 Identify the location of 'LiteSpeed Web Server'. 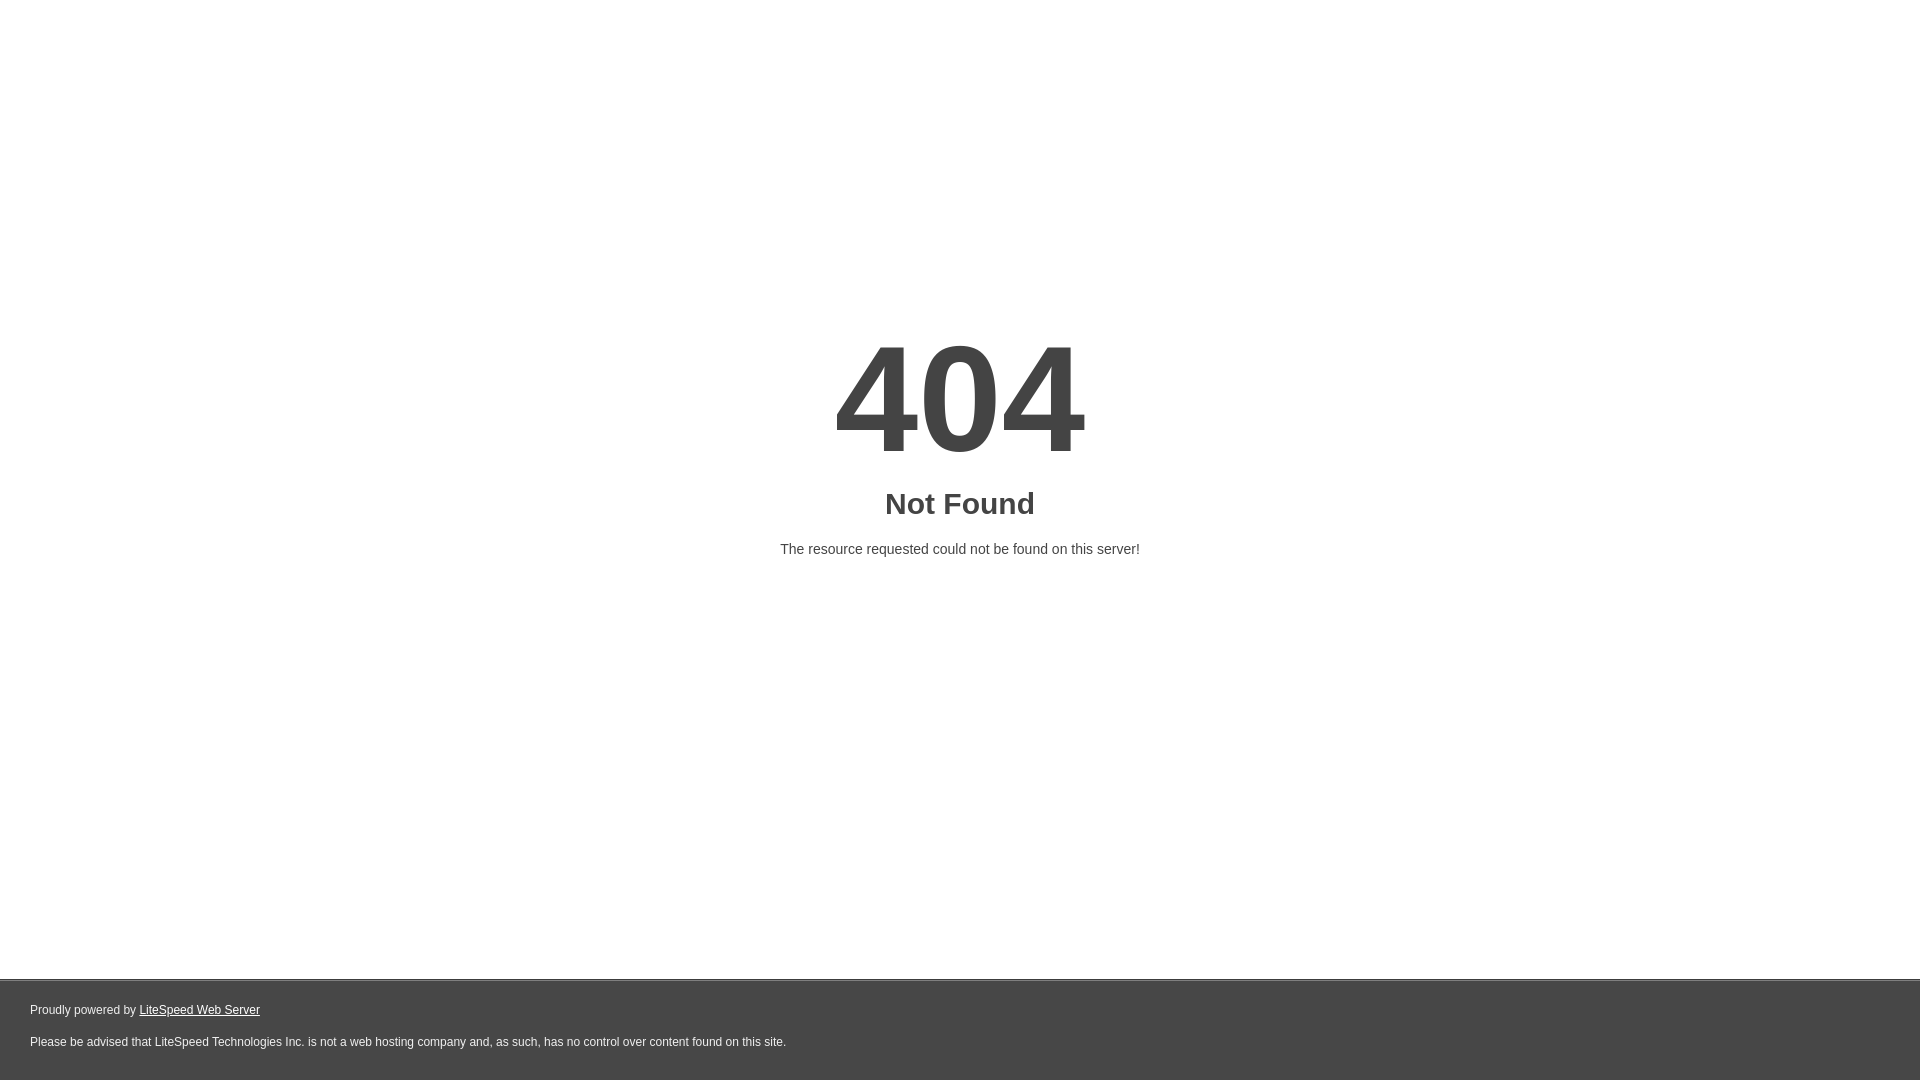
(199, 1010).